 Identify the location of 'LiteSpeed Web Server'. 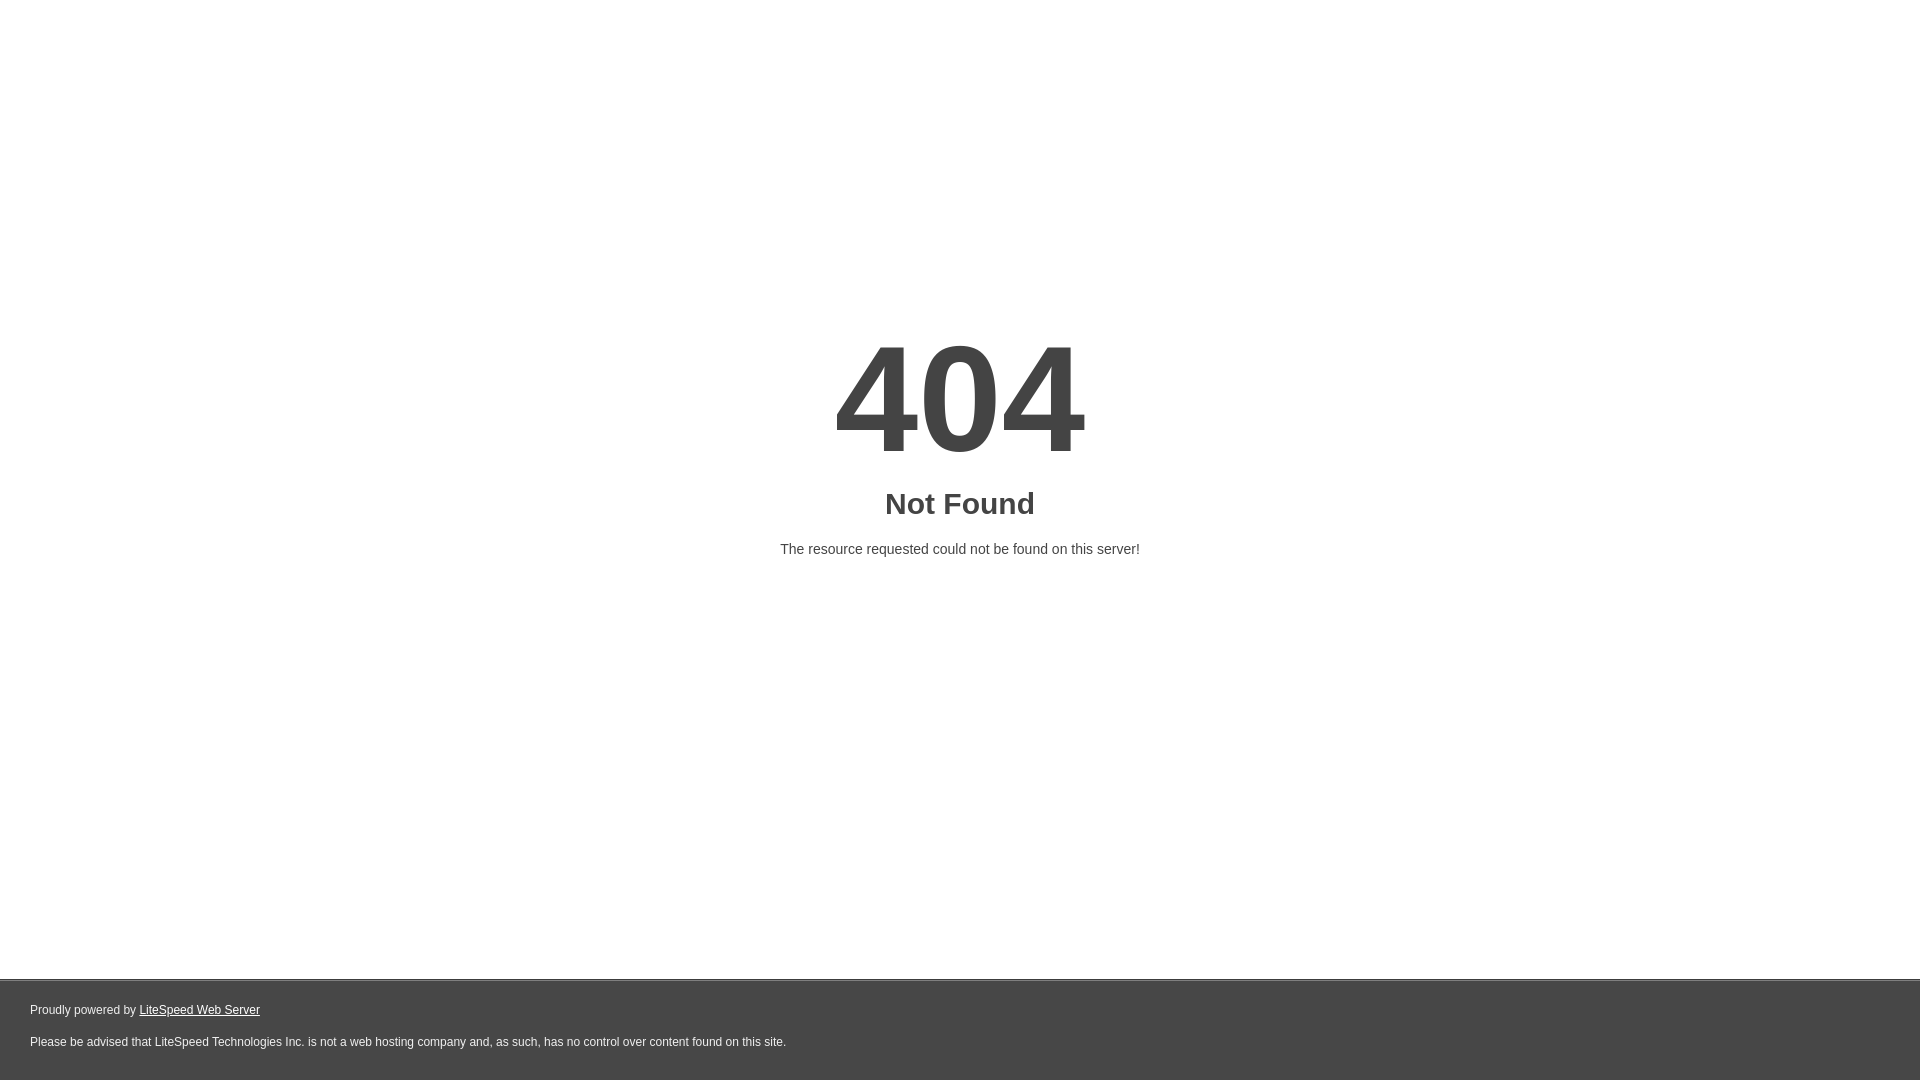
(199, 1010).